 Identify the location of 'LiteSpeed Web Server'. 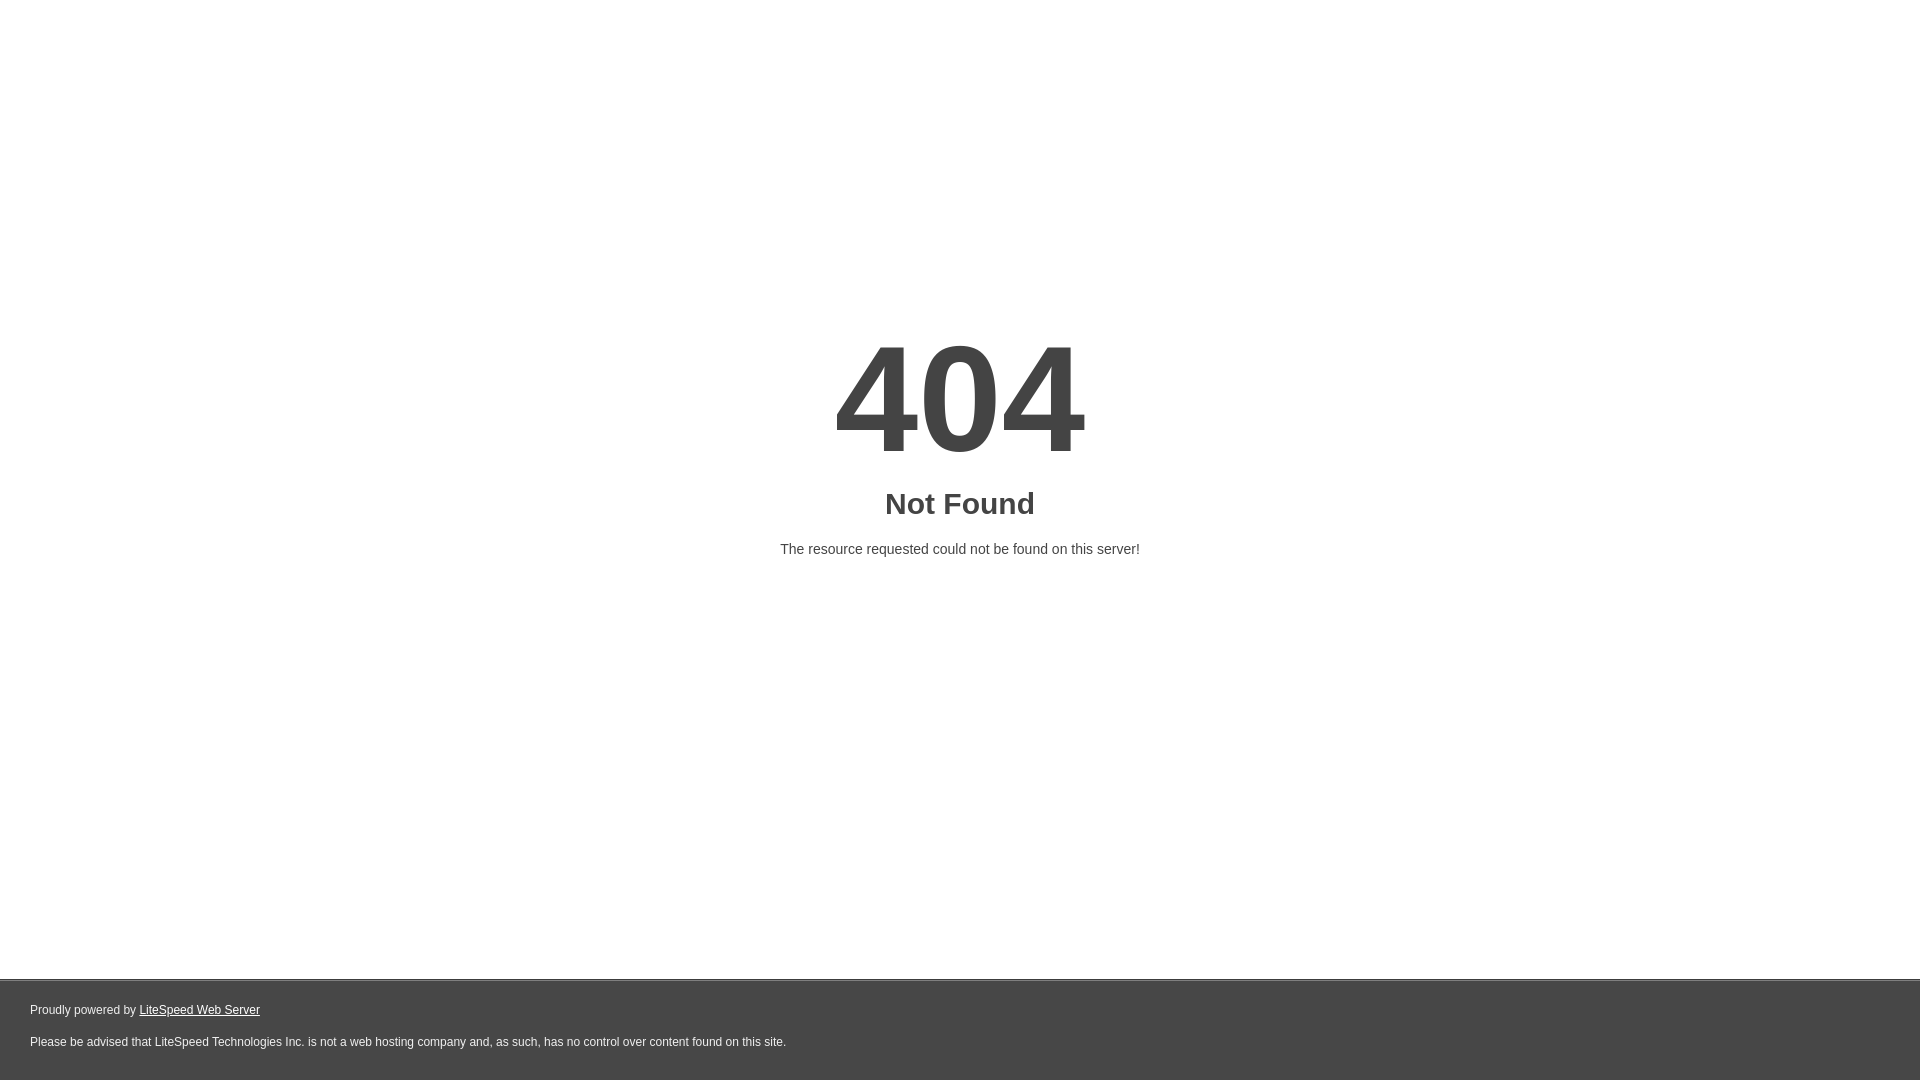
(199, 1010).